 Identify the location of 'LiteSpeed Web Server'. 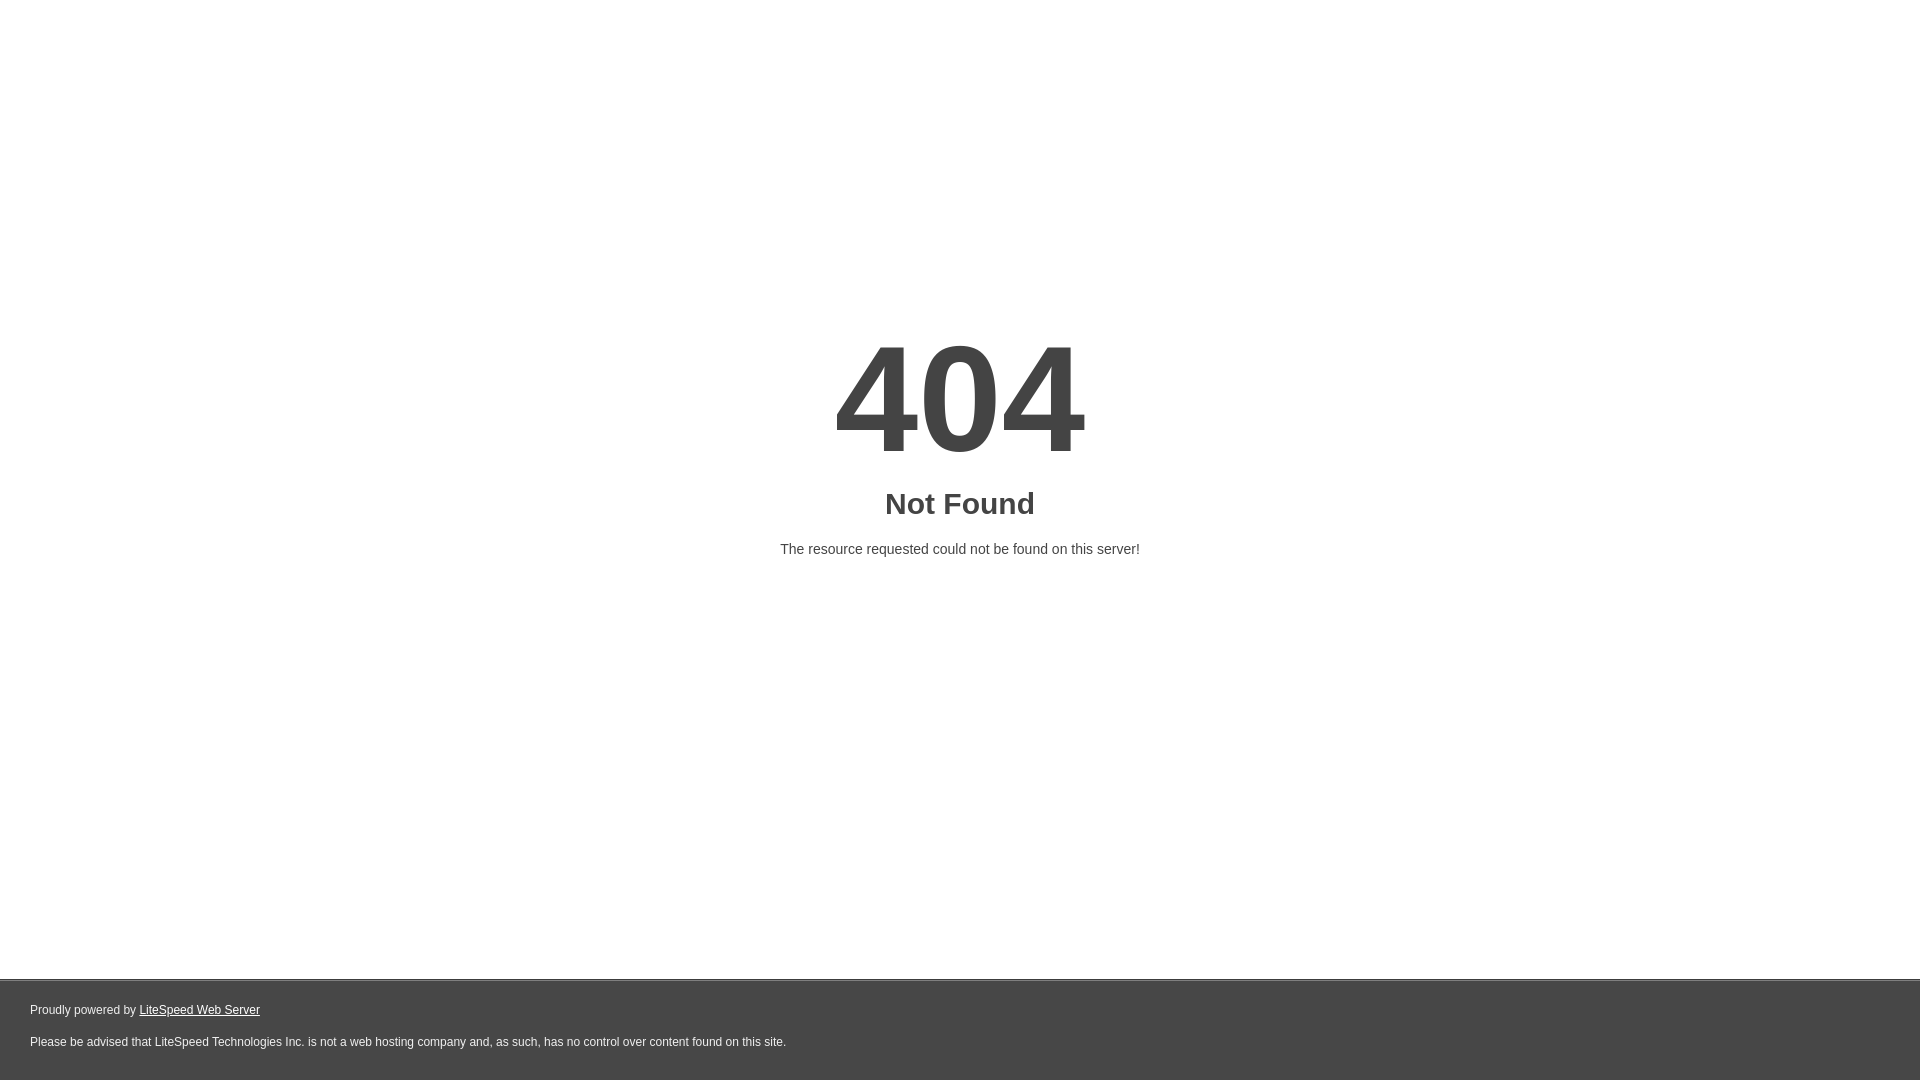
(199, 1010).